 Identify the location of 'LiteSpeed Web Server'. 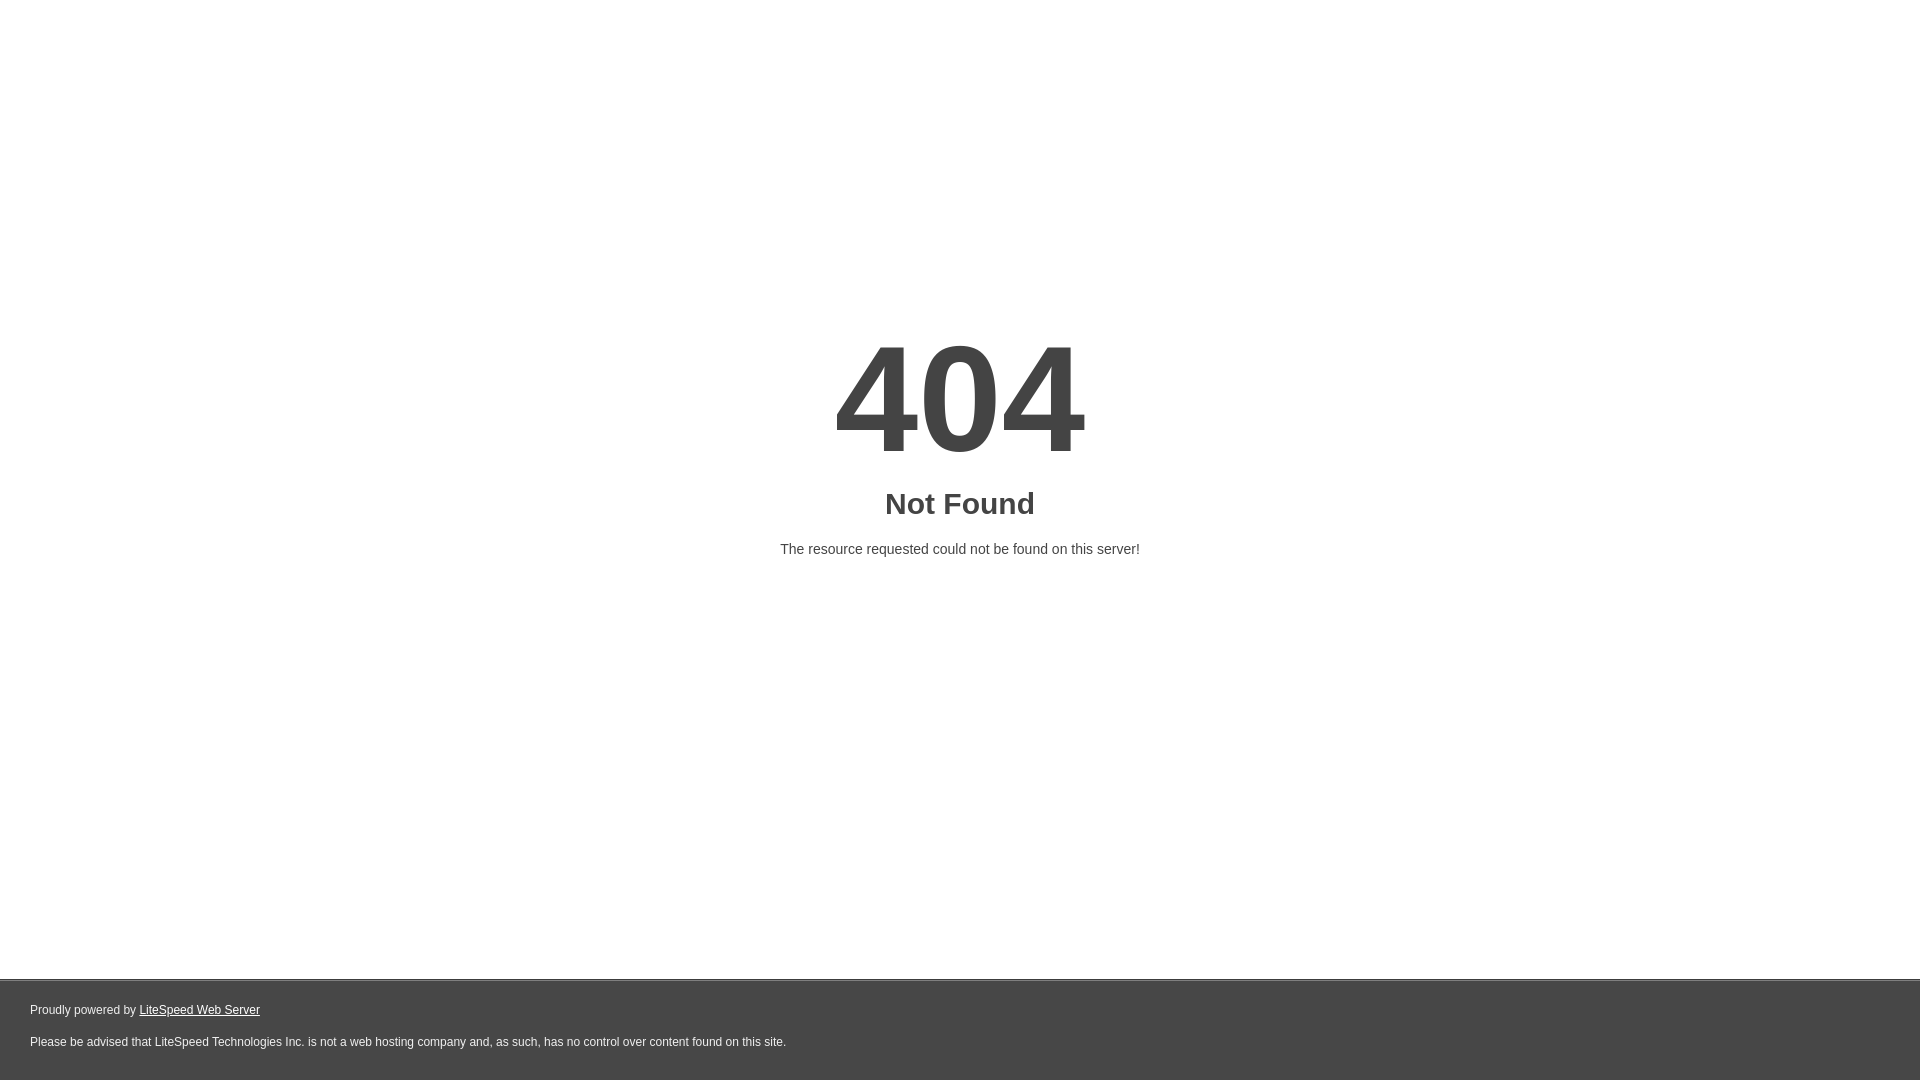
(199, 1010).